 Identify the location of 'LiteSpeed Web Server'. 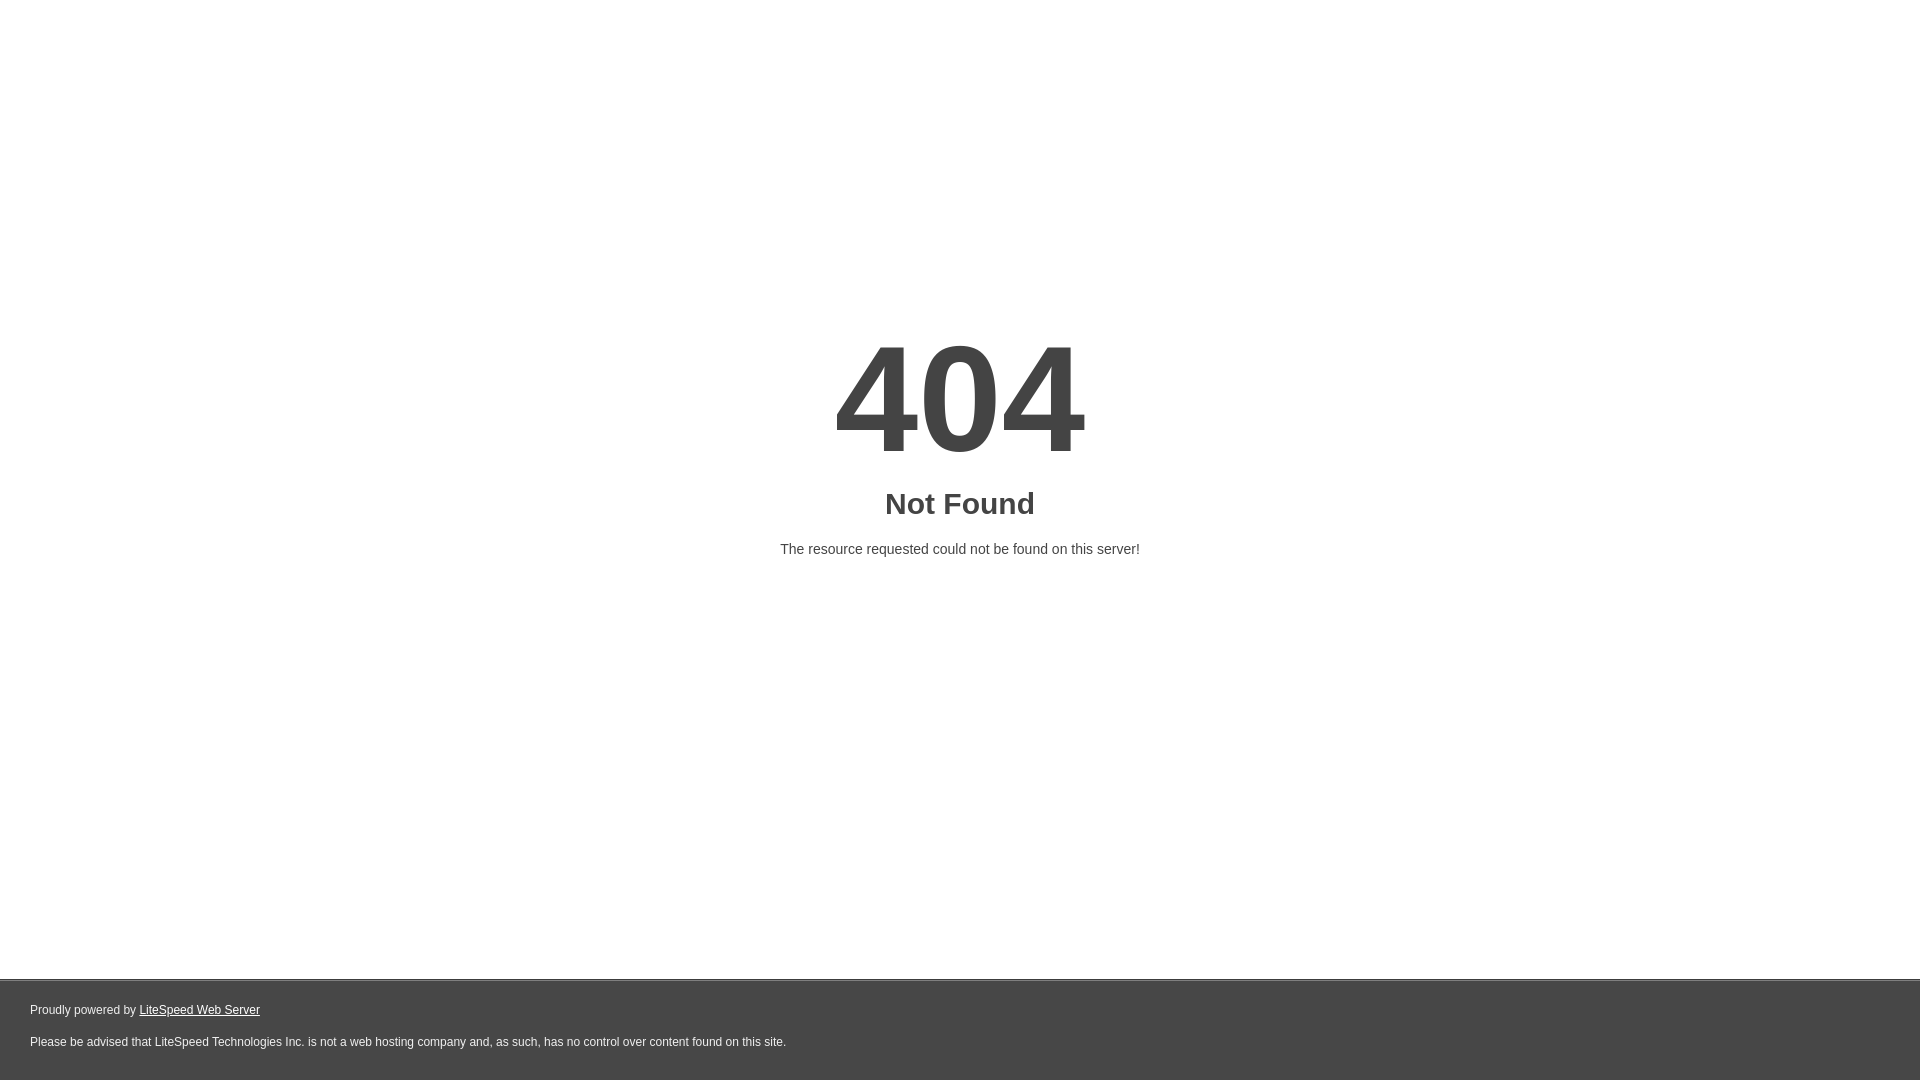
(199, 1010).